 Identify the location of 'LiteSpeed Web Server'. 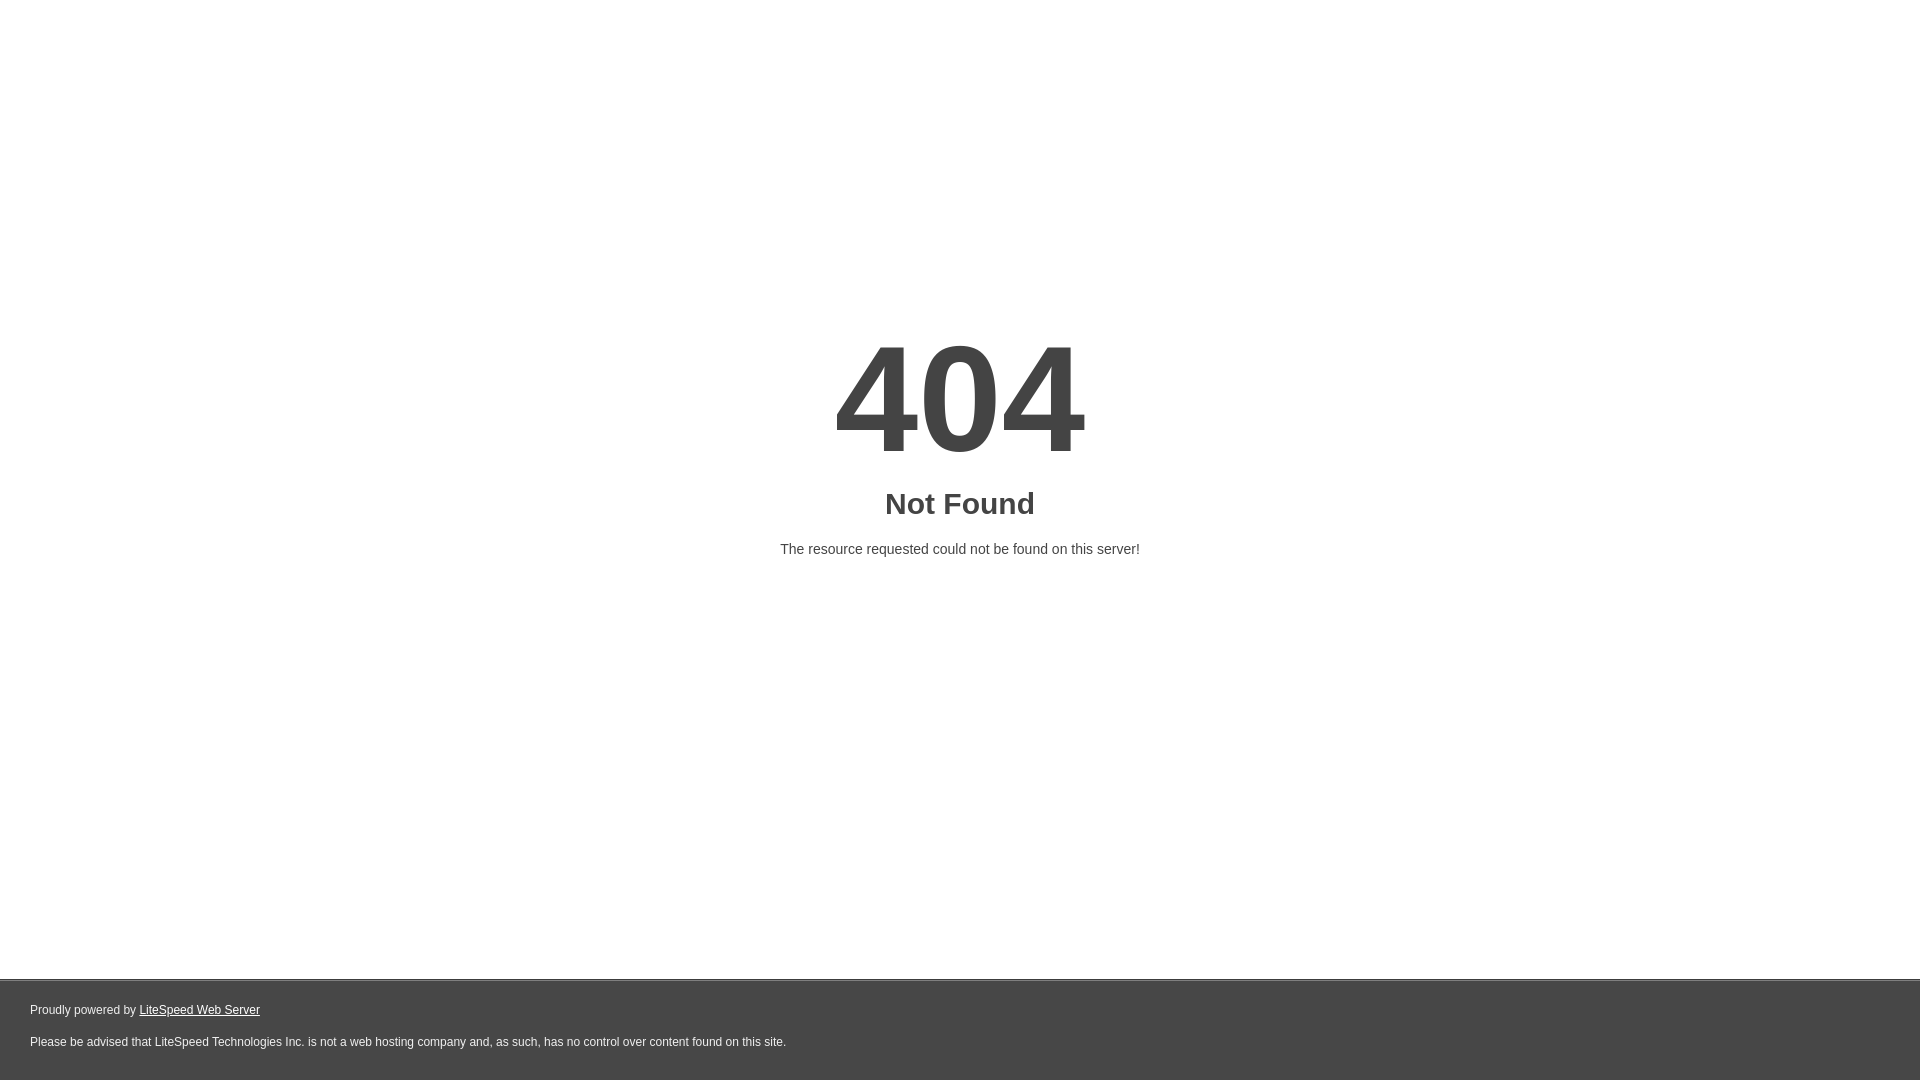
(199, 1010).